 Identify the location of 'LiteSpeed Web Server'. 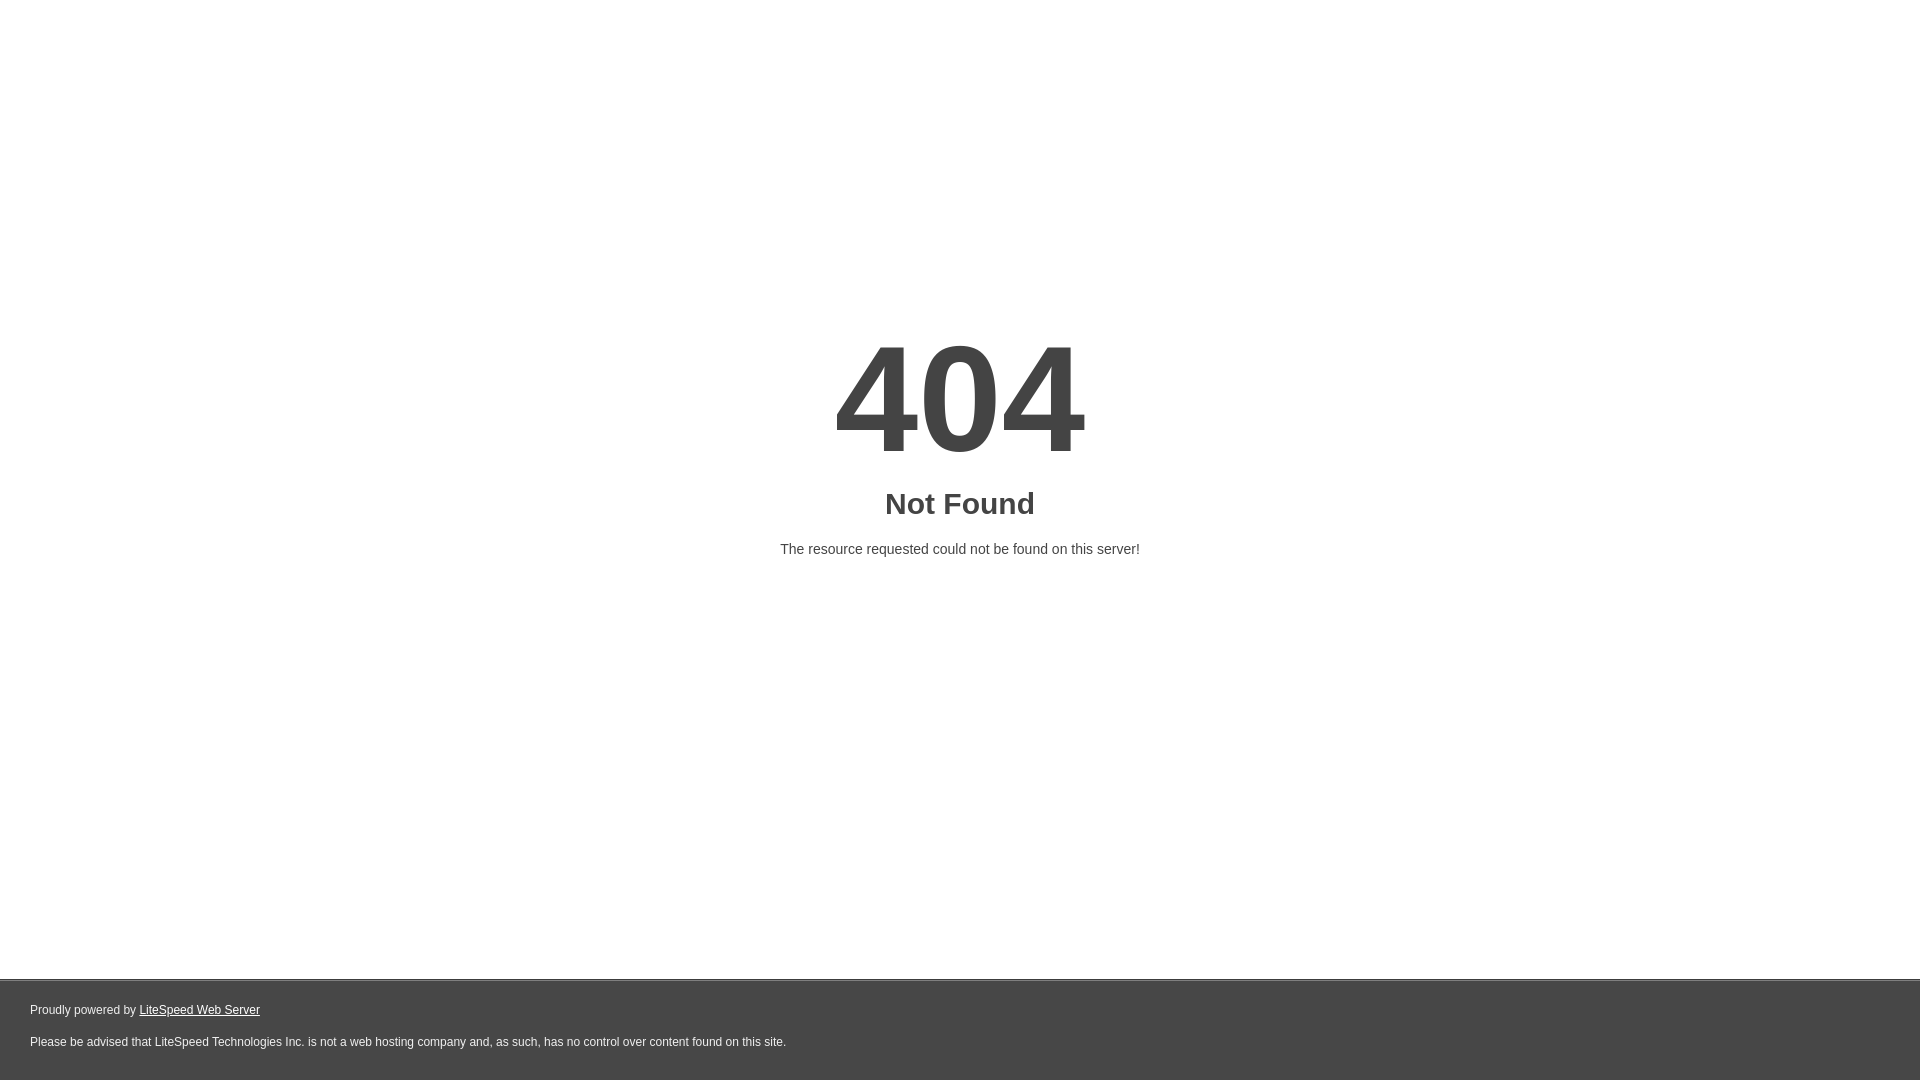
(199, 1010).